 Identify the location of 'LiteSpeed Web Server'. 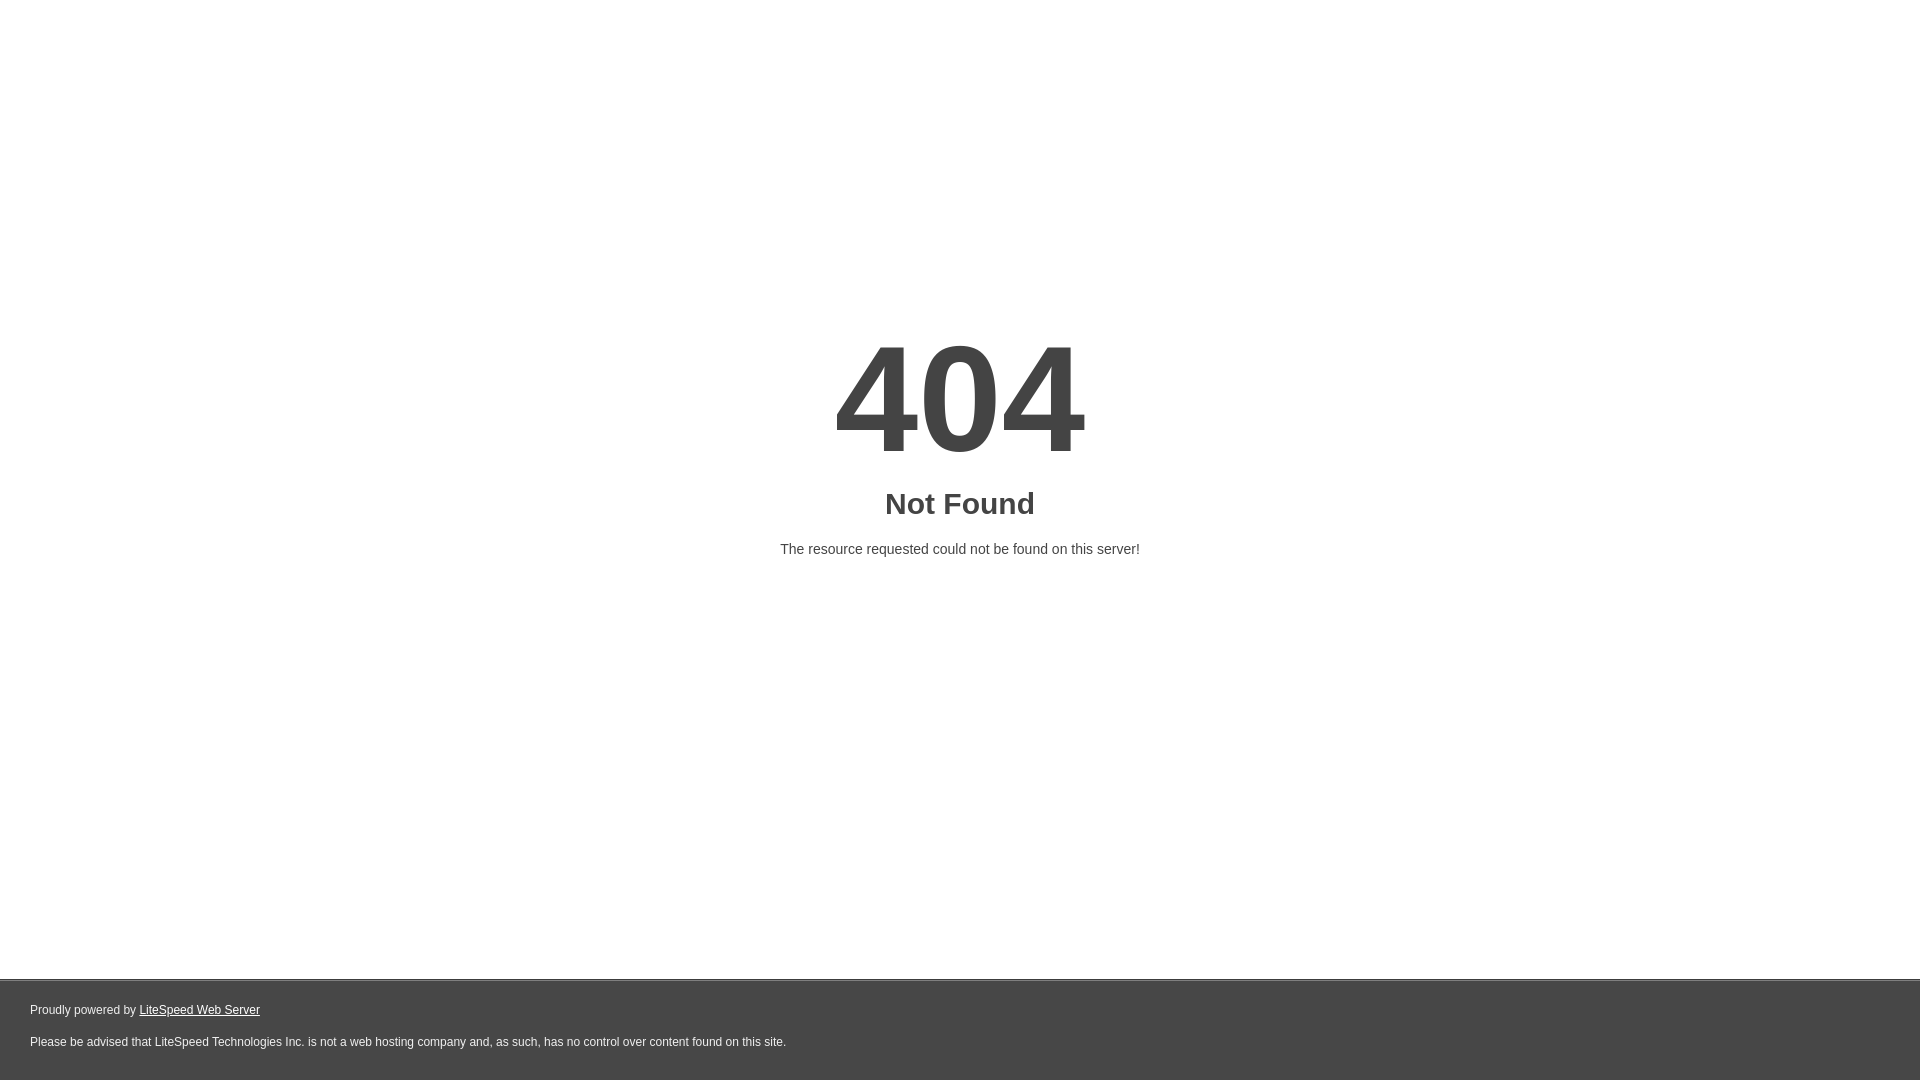
(199, 1010).